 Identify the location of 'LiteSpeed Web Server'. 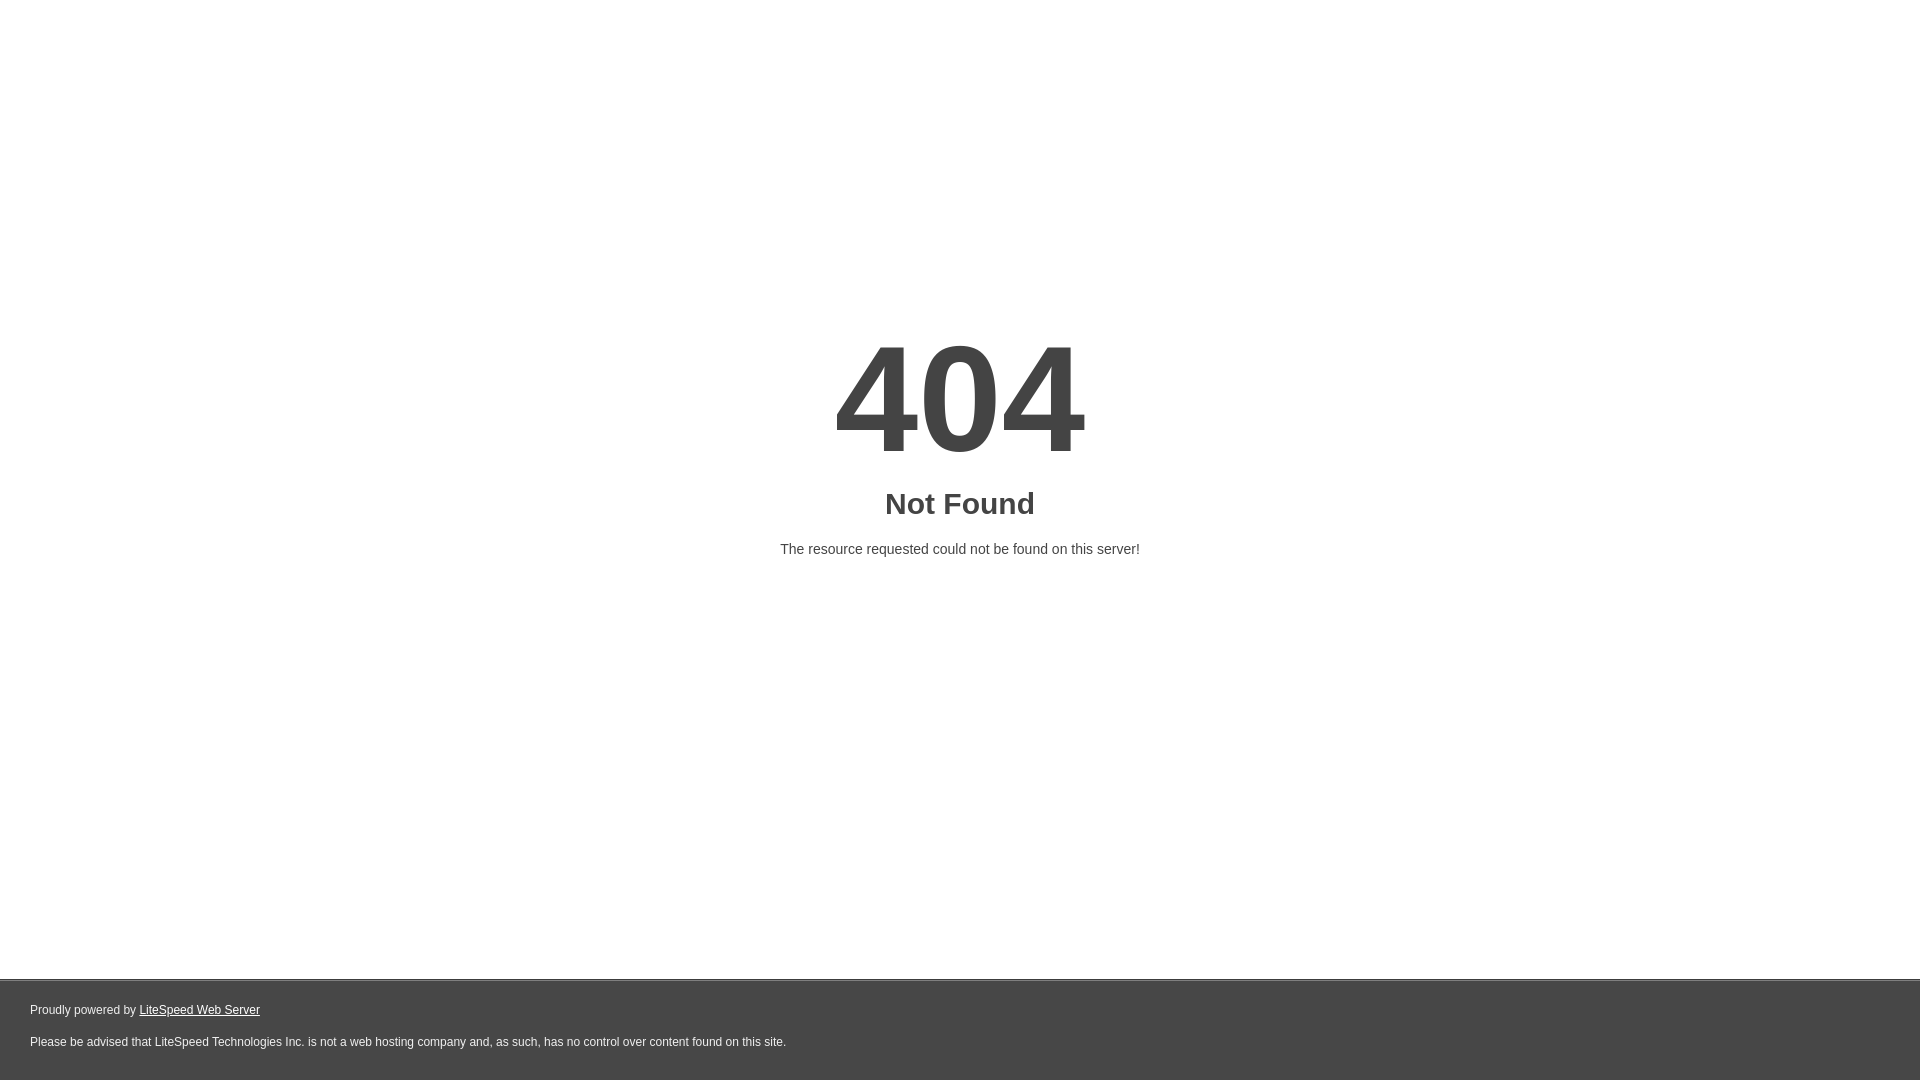
(199, 1010).